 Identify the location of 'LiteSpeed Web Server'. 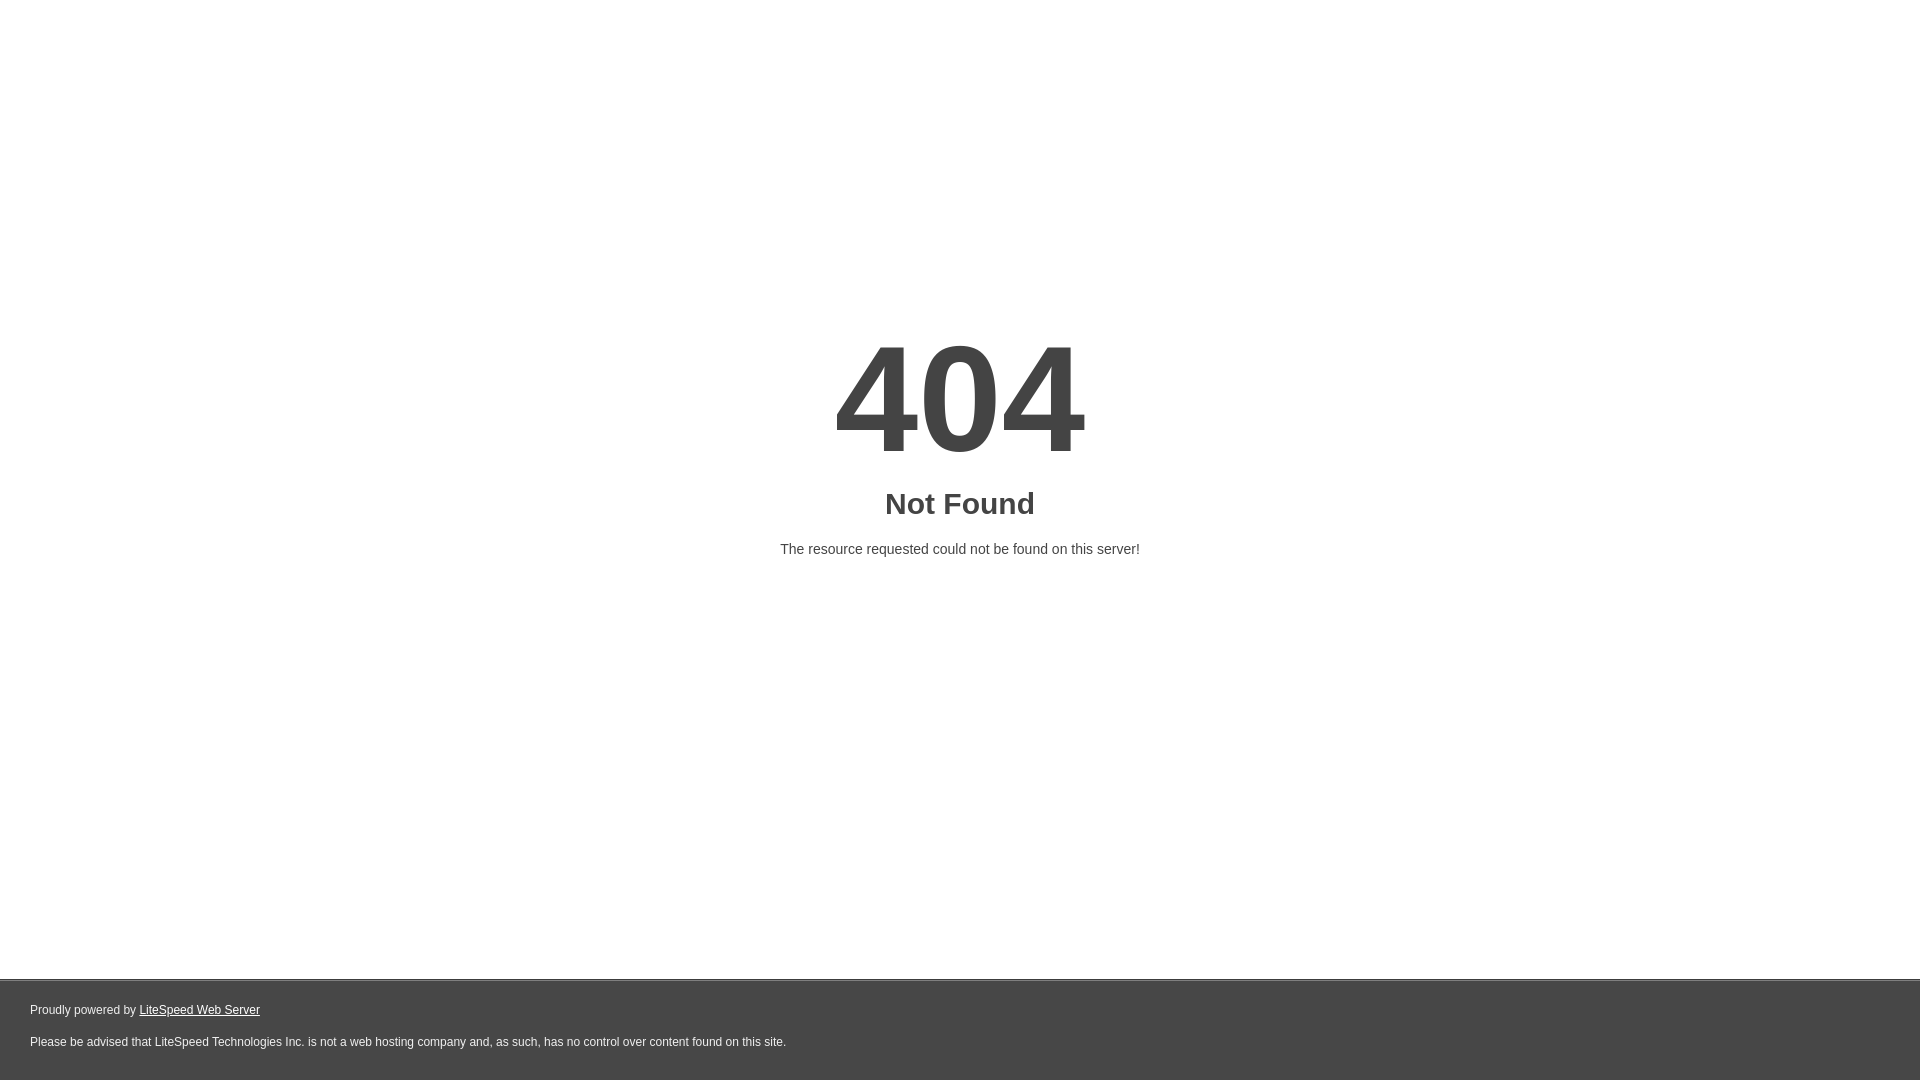
(199, 1010).